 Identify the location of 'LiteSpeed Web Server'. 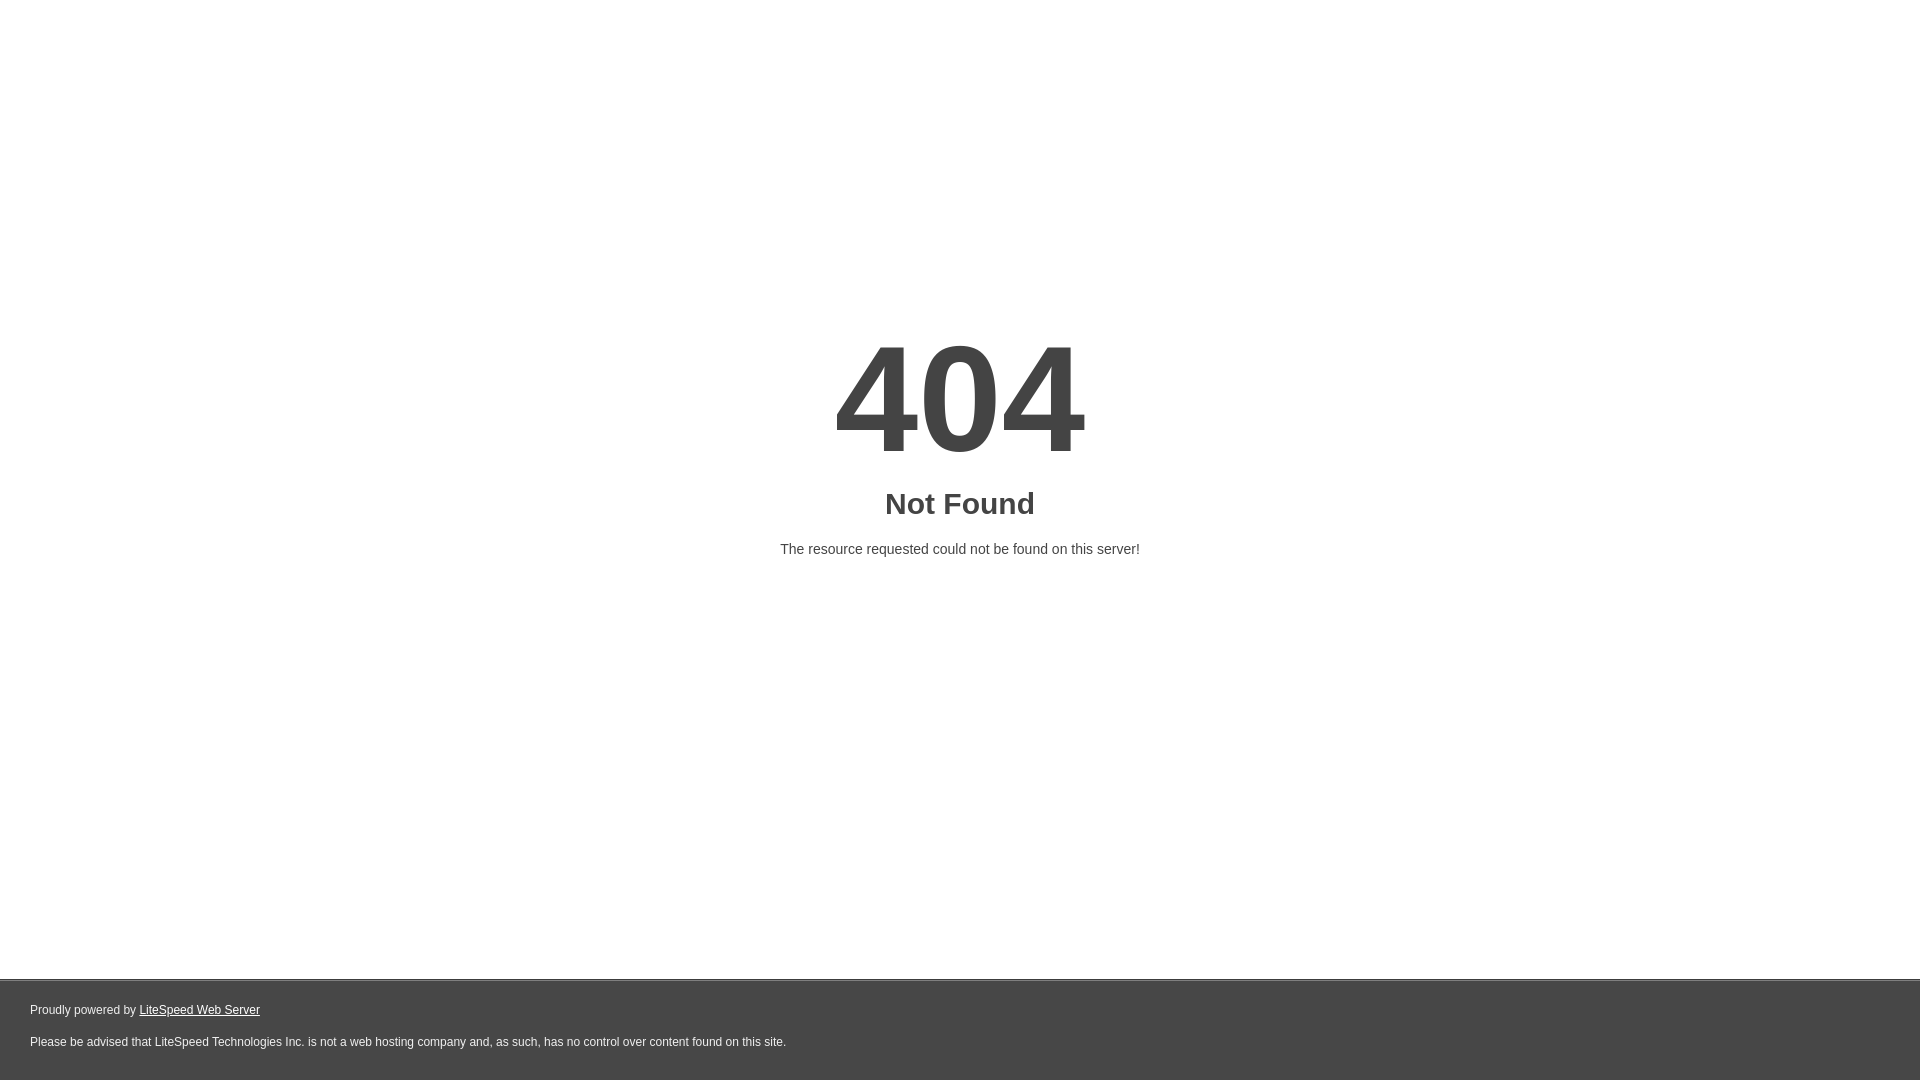
(199, 1010).